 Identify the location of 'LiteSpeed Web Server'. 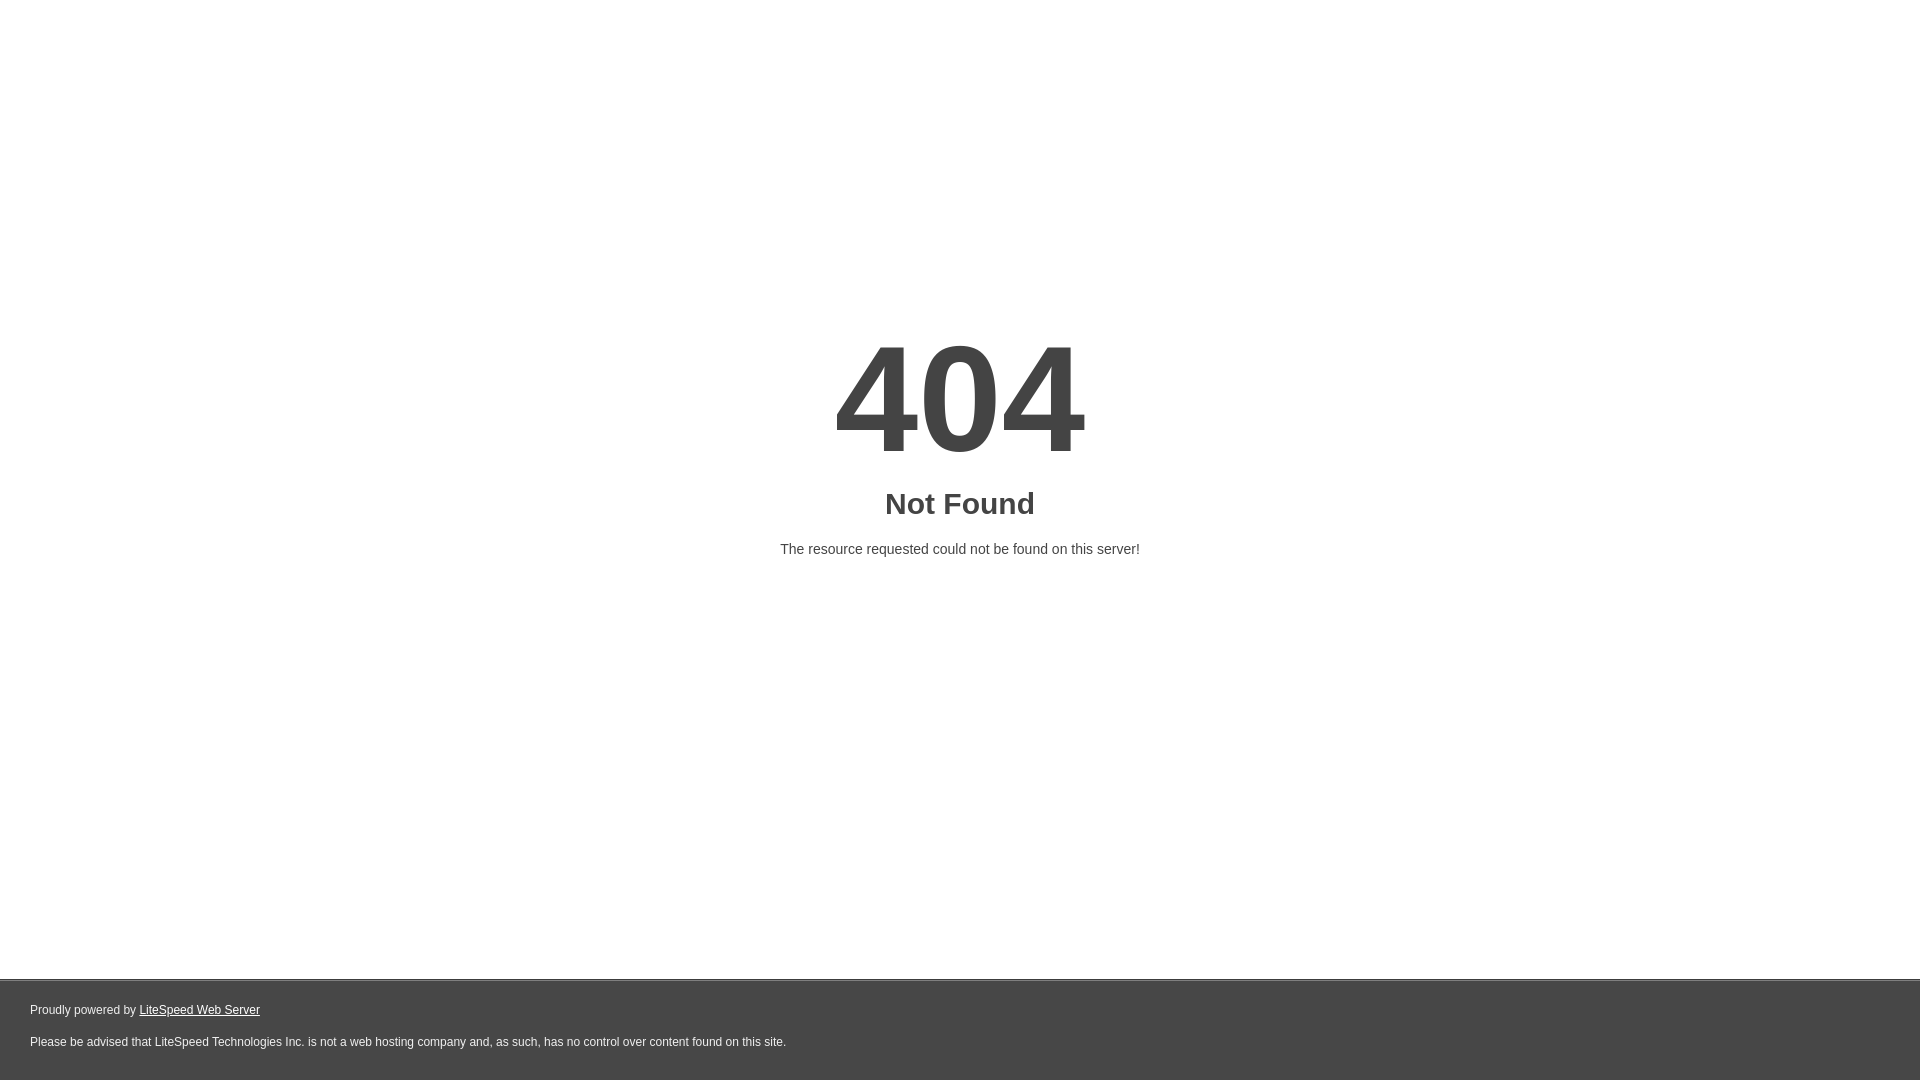
(199, 1010).